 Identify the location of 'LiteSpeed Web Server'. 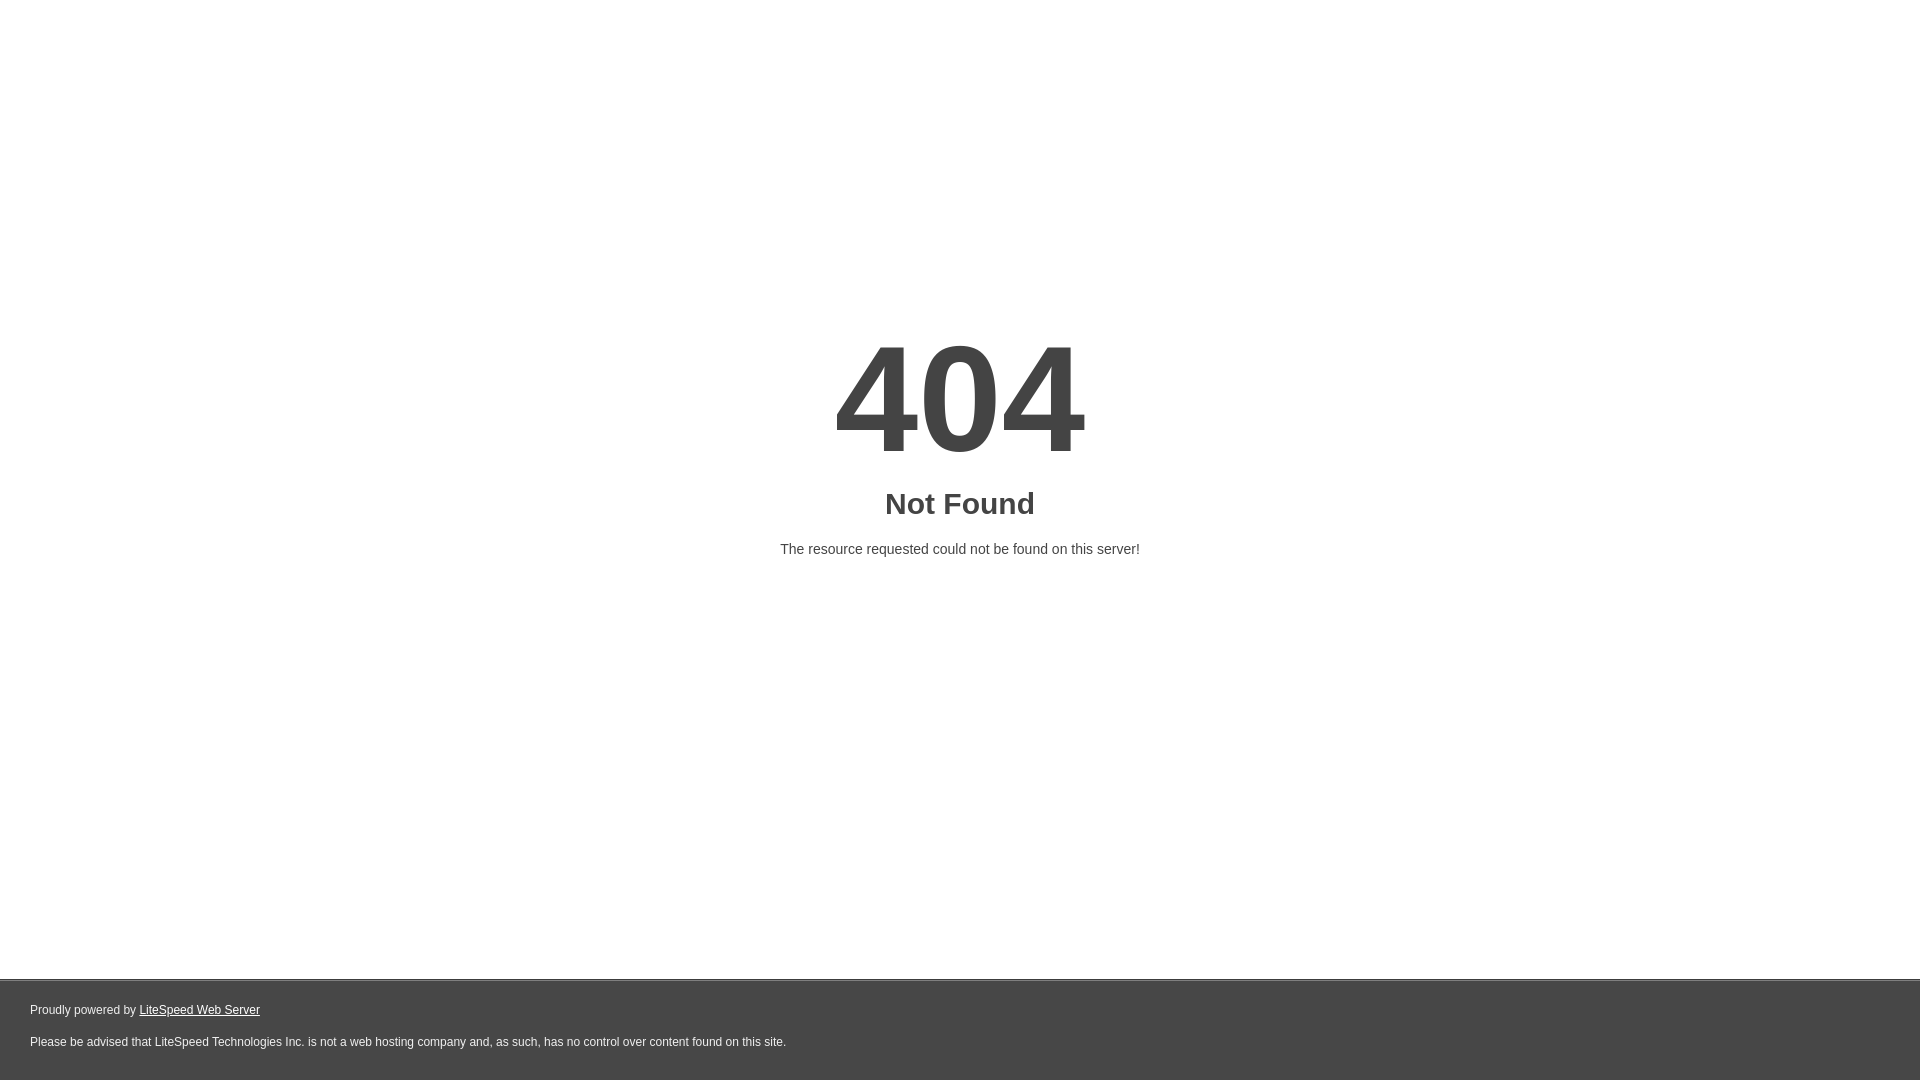
(199, 1010).